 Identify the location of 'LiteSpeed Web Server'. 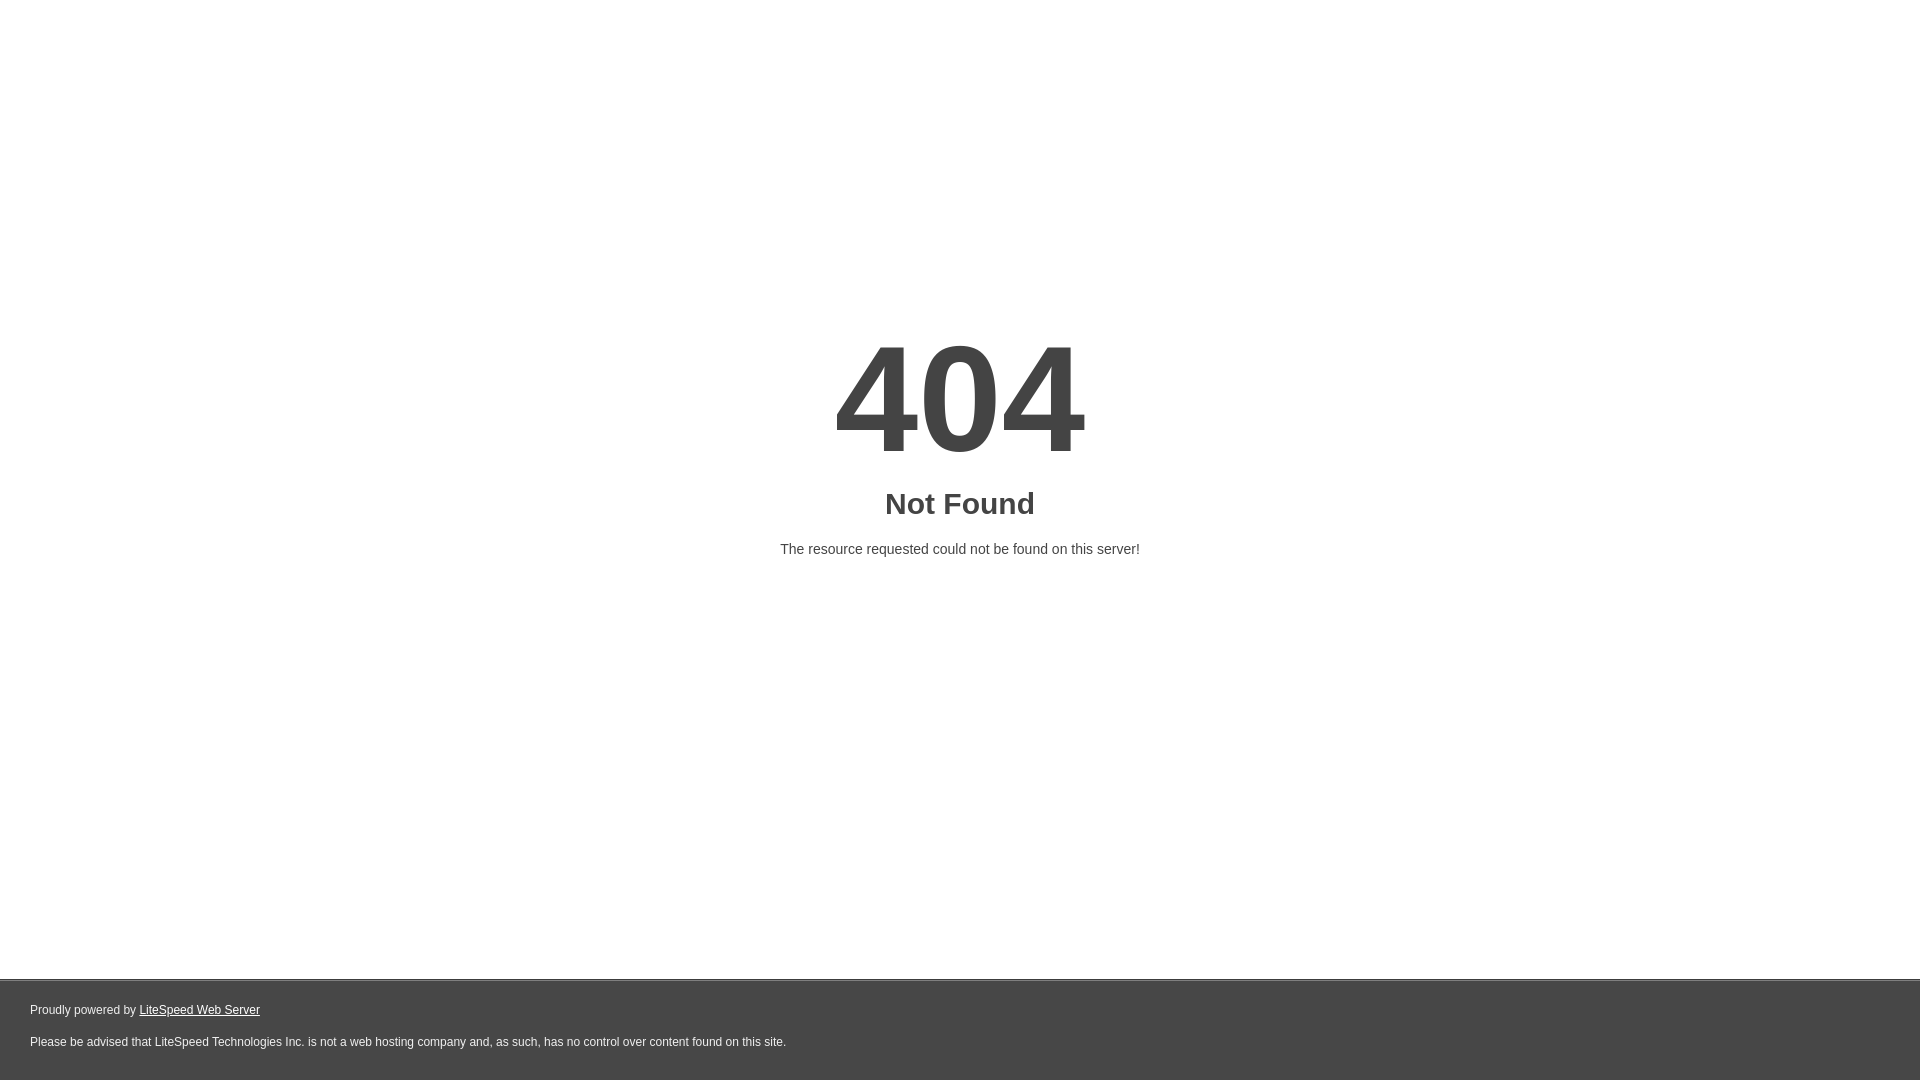
(199, 1010).